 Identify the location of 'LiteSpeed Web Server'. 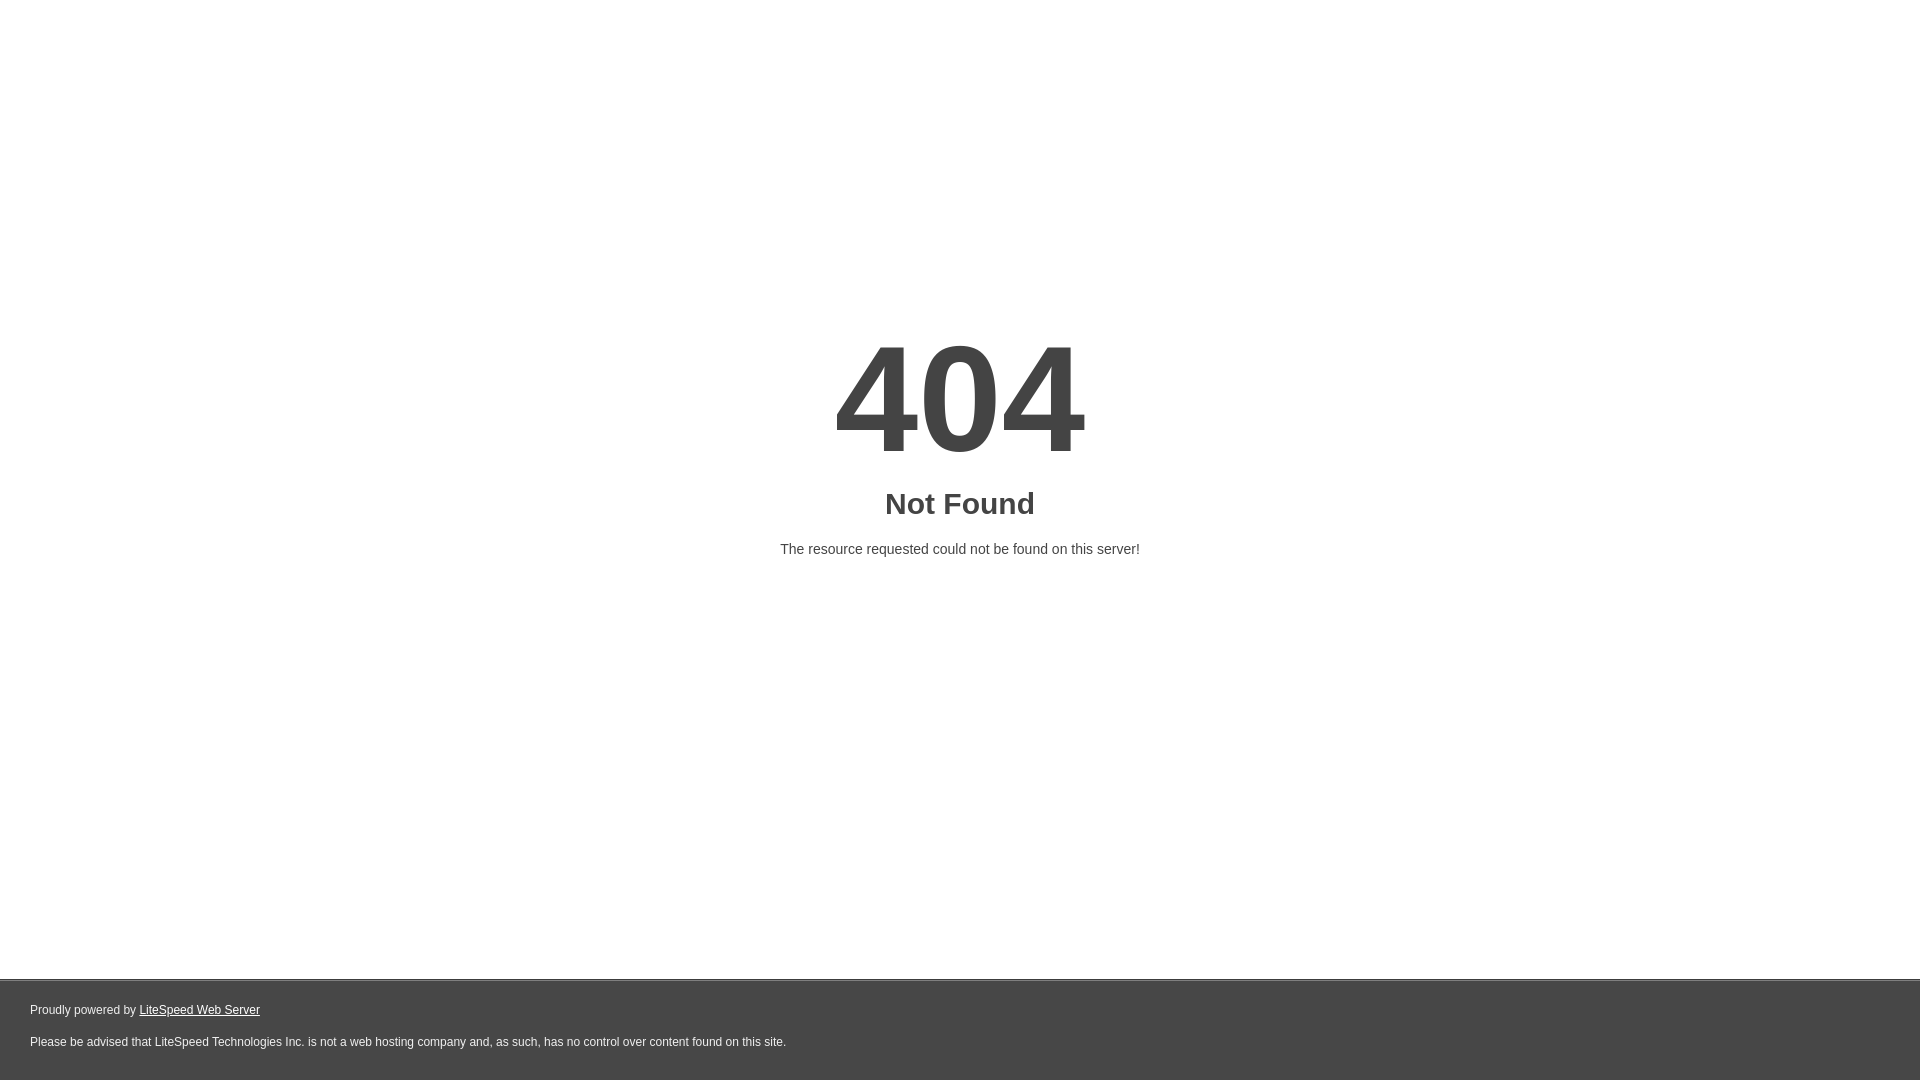
(199, 1010).